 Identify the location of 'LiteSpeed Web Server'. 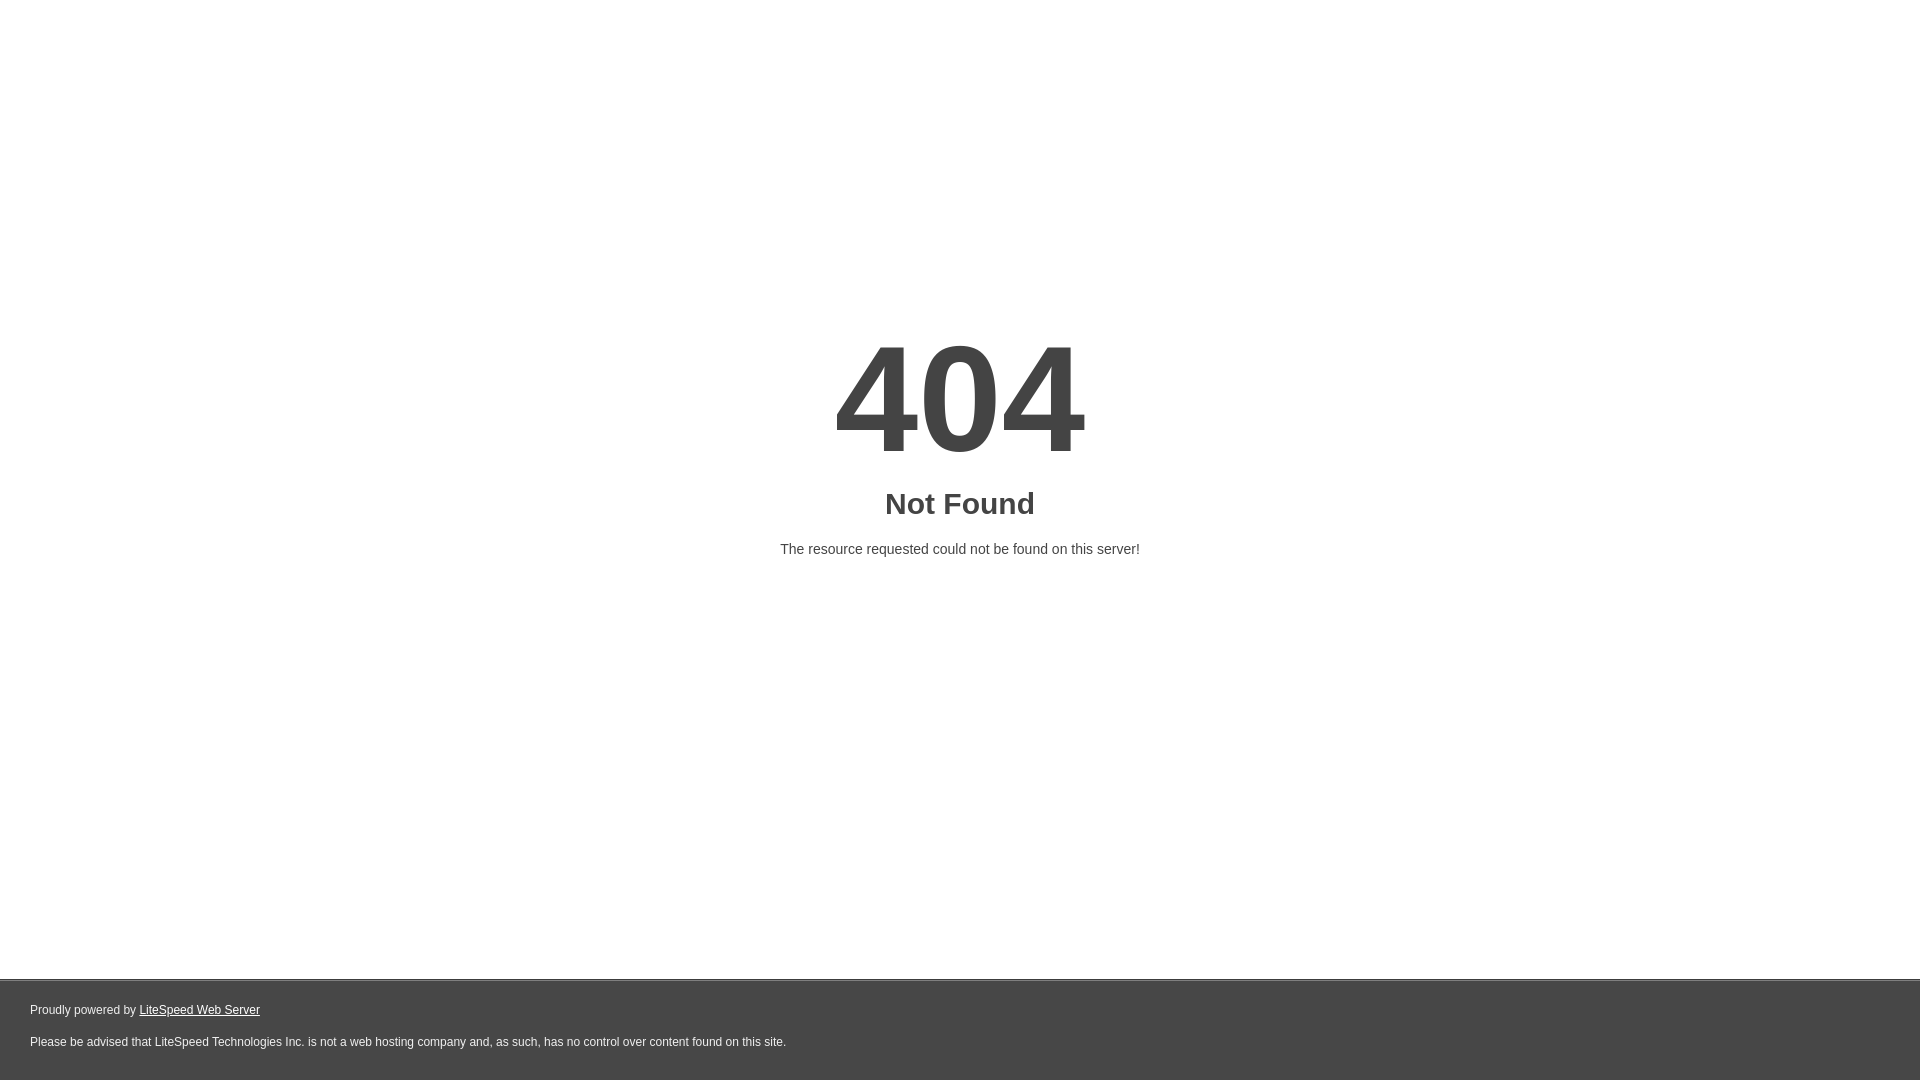
(199, 1010).